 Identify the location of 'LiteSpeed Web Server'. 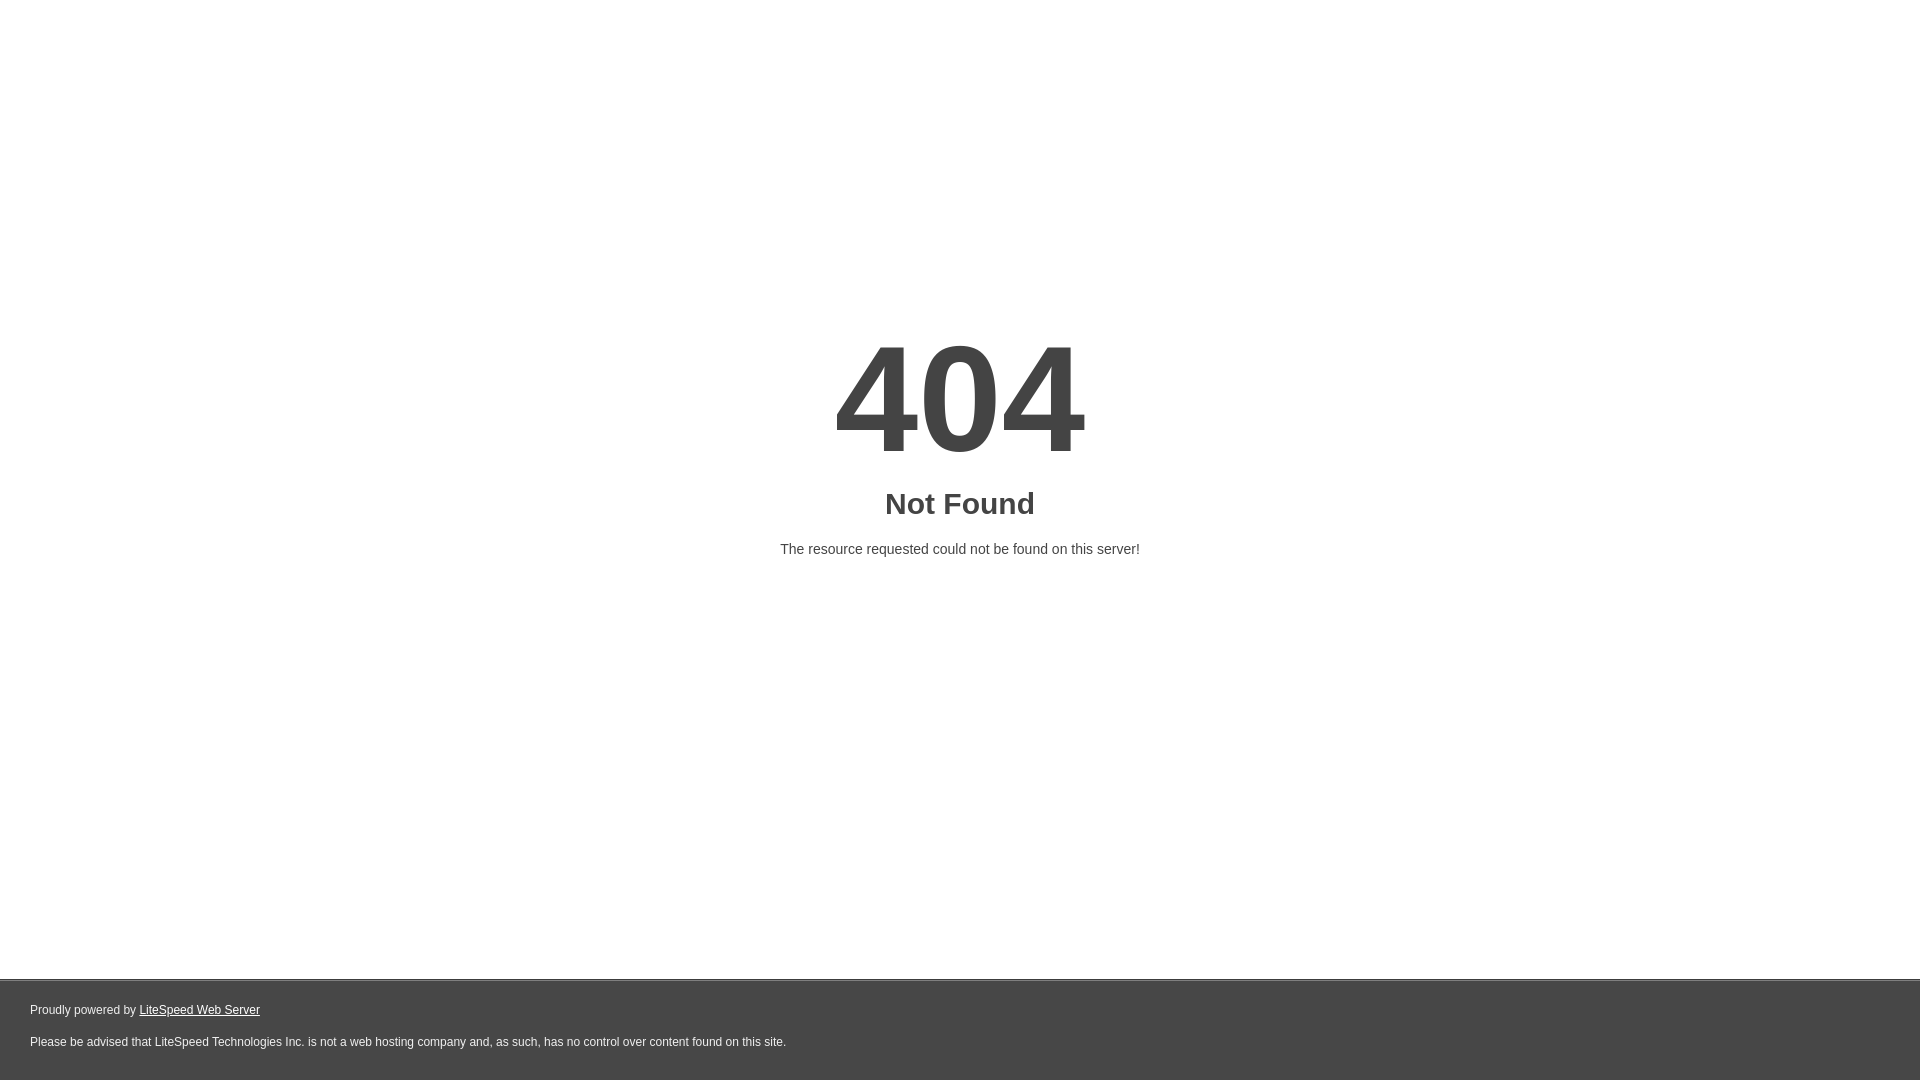
(199, 1010).